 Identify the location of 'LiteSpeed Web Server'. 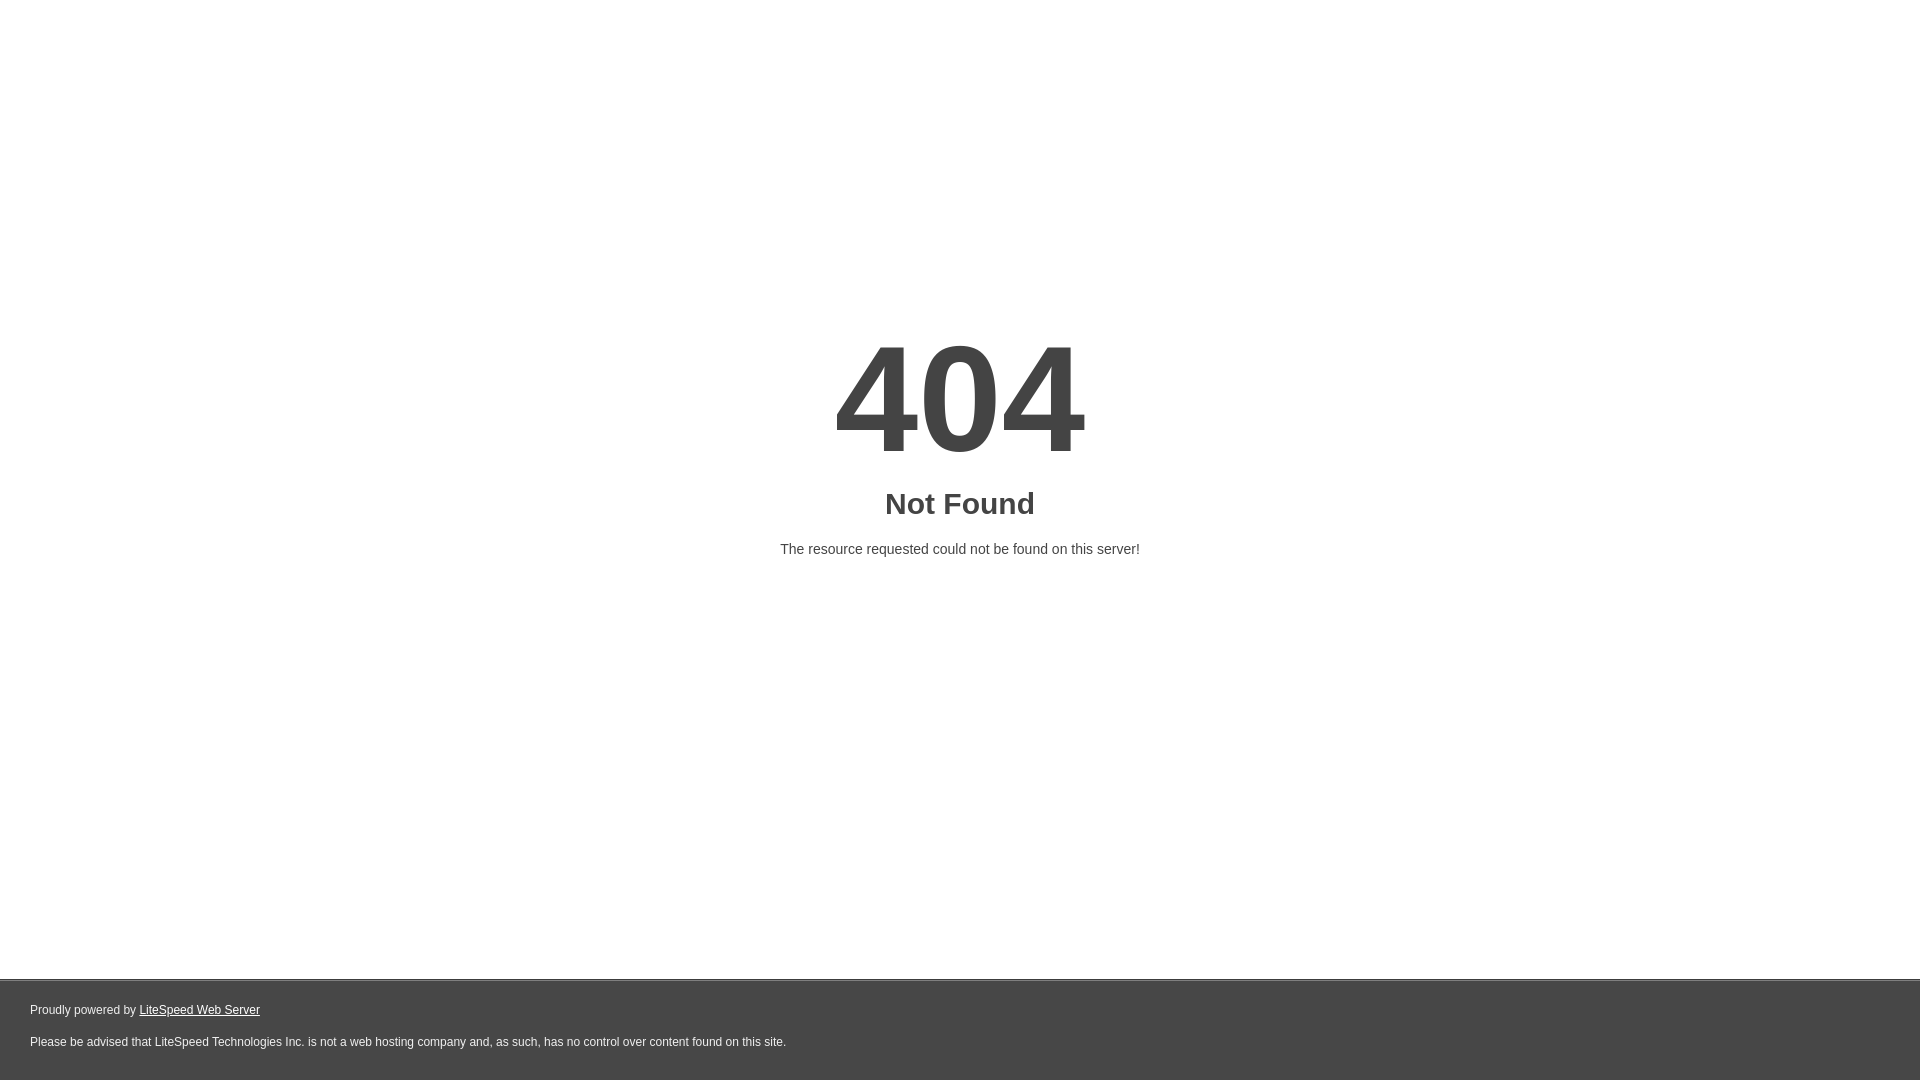
(199, 1010).